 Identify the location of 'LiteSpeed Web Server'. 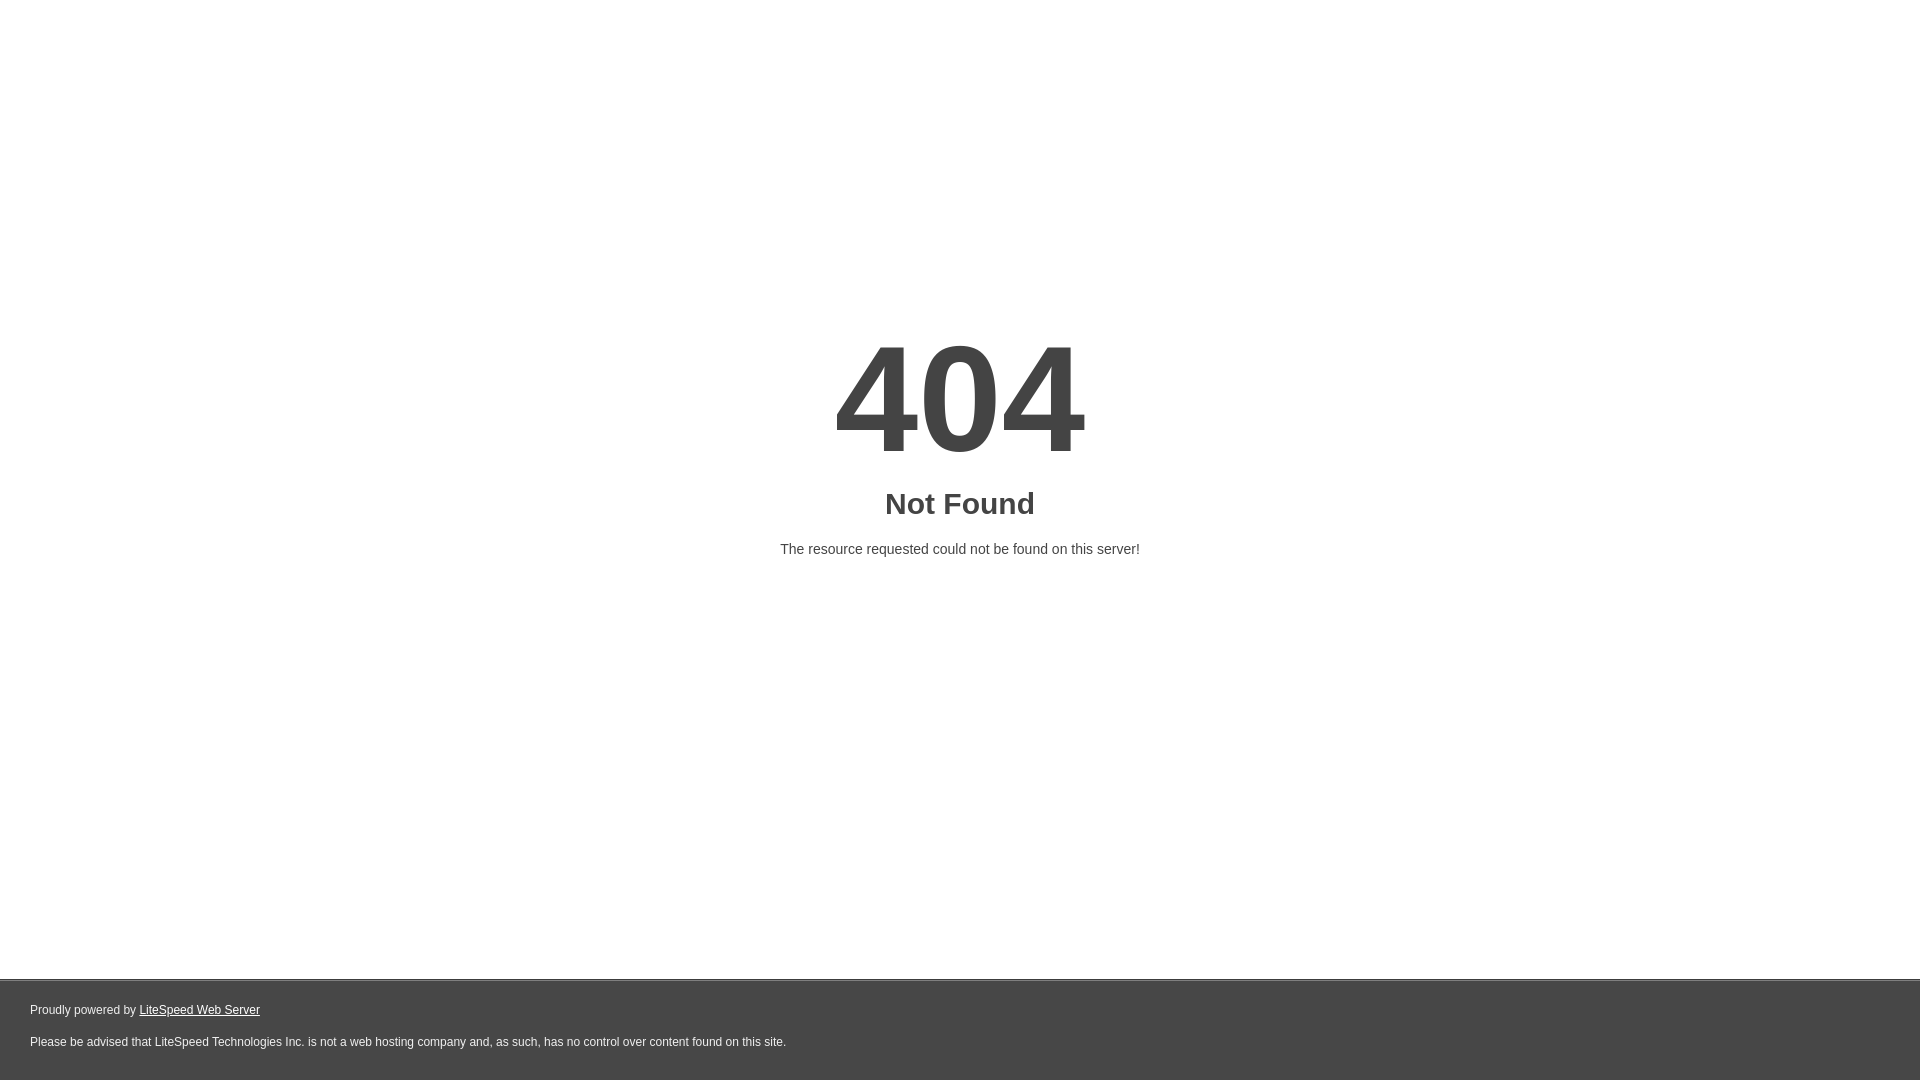
(199, 1010).